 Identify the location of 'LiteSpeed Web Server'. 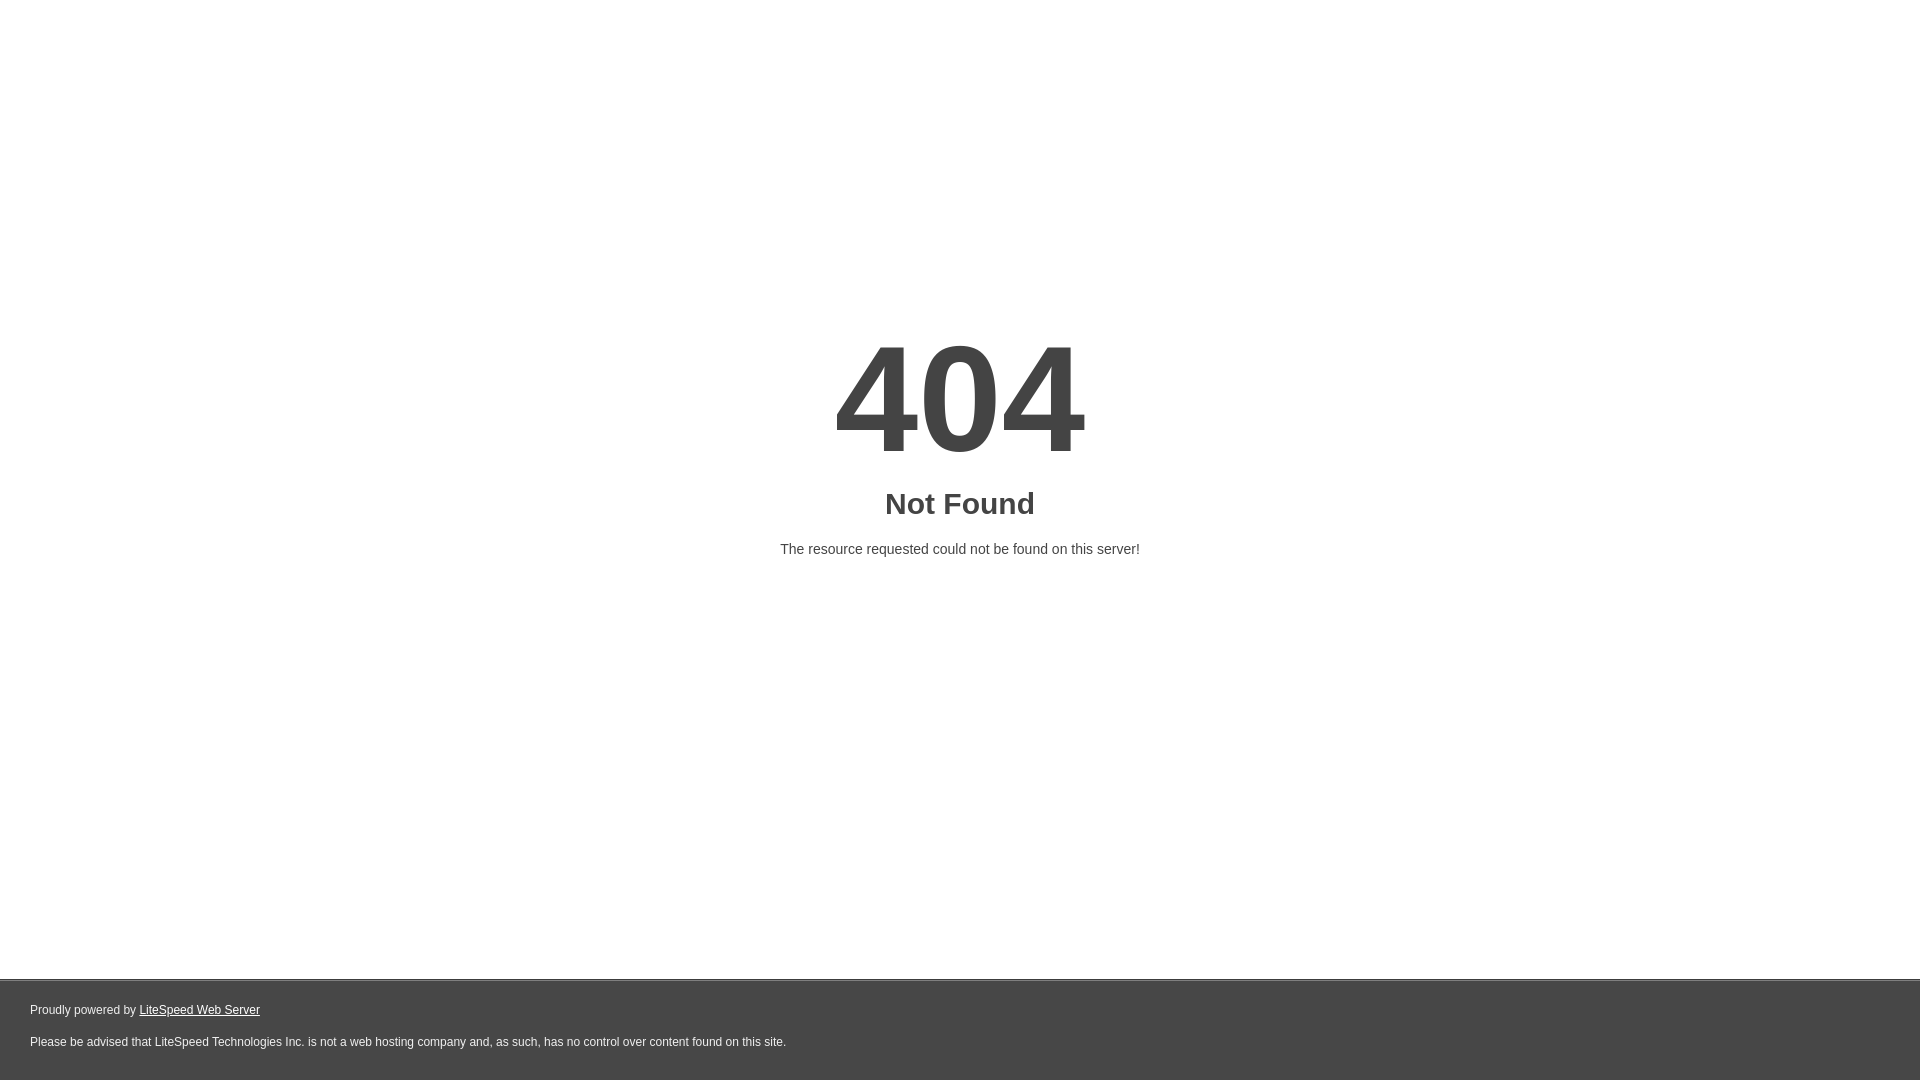
(199, 1010).